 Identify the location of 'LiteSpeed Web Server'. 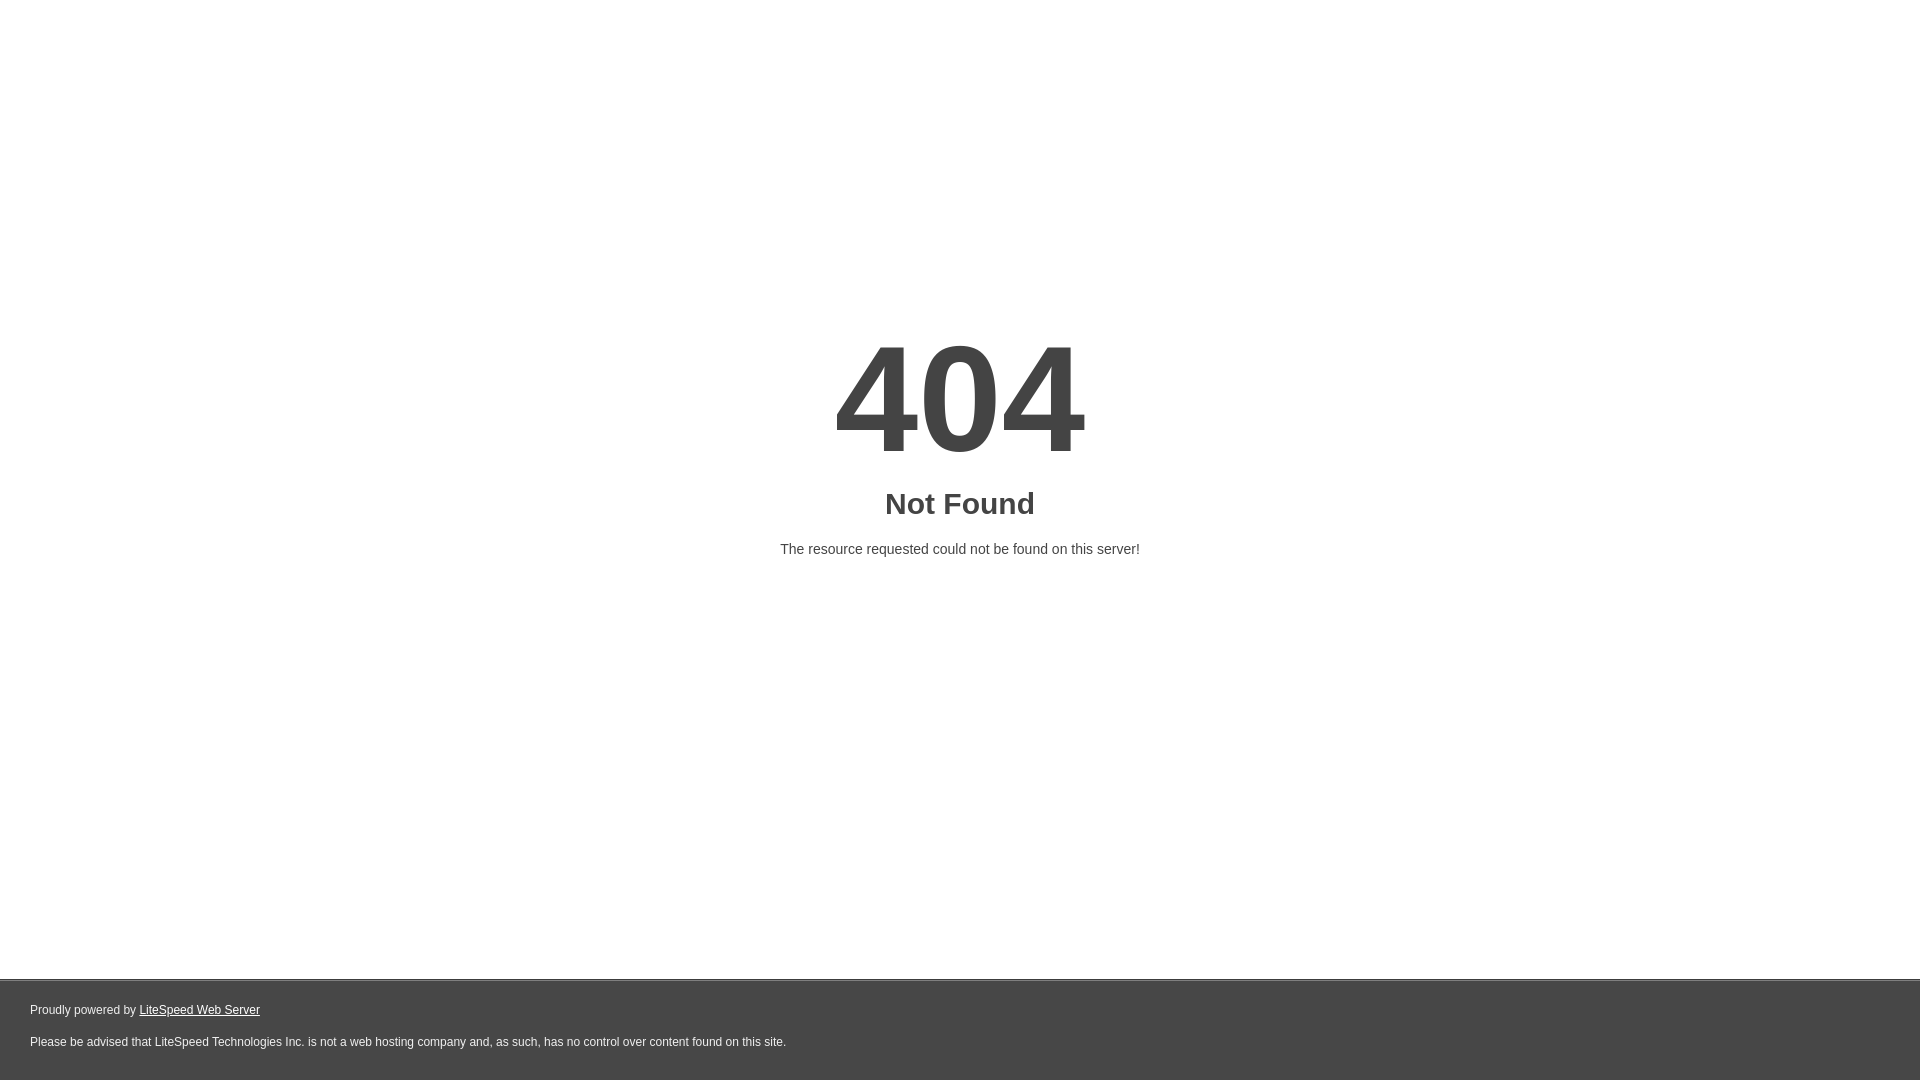
(199, 1010).